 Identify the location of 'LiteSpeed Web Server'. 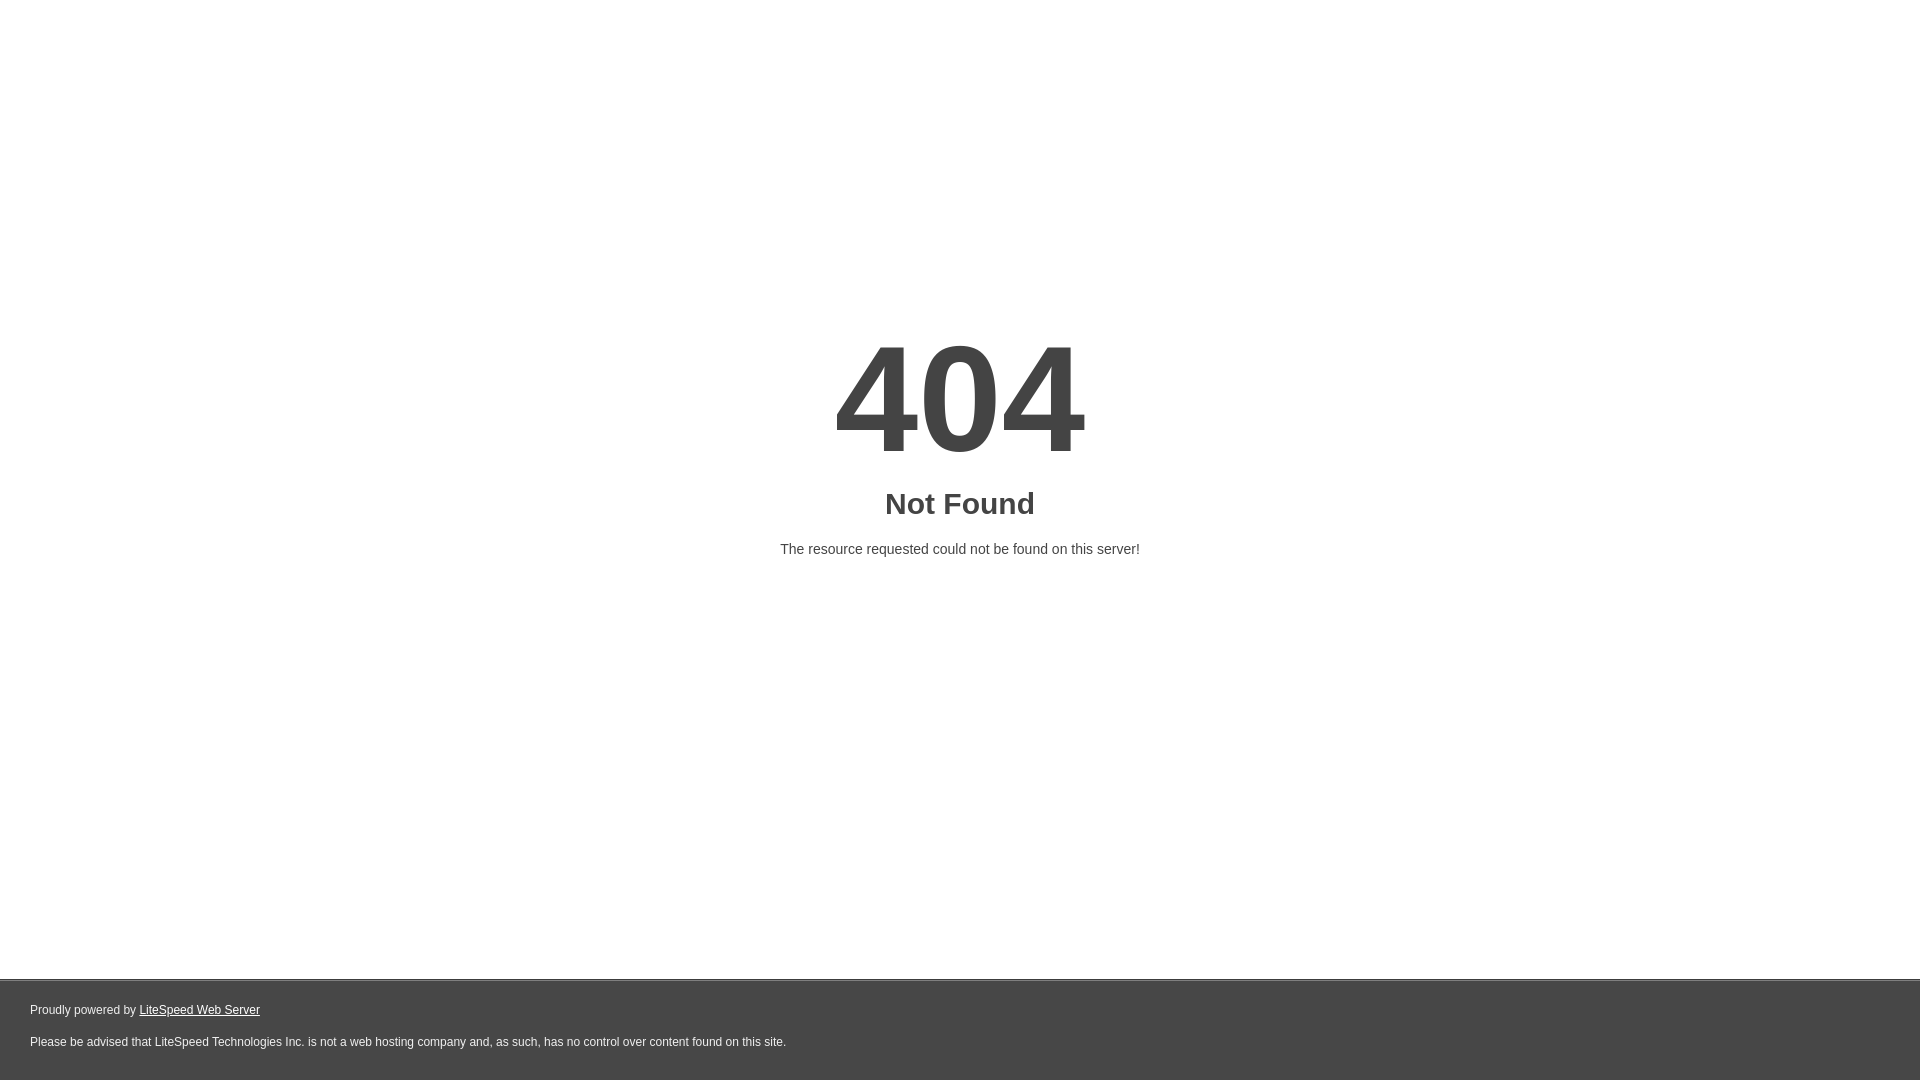
(199, 1010).